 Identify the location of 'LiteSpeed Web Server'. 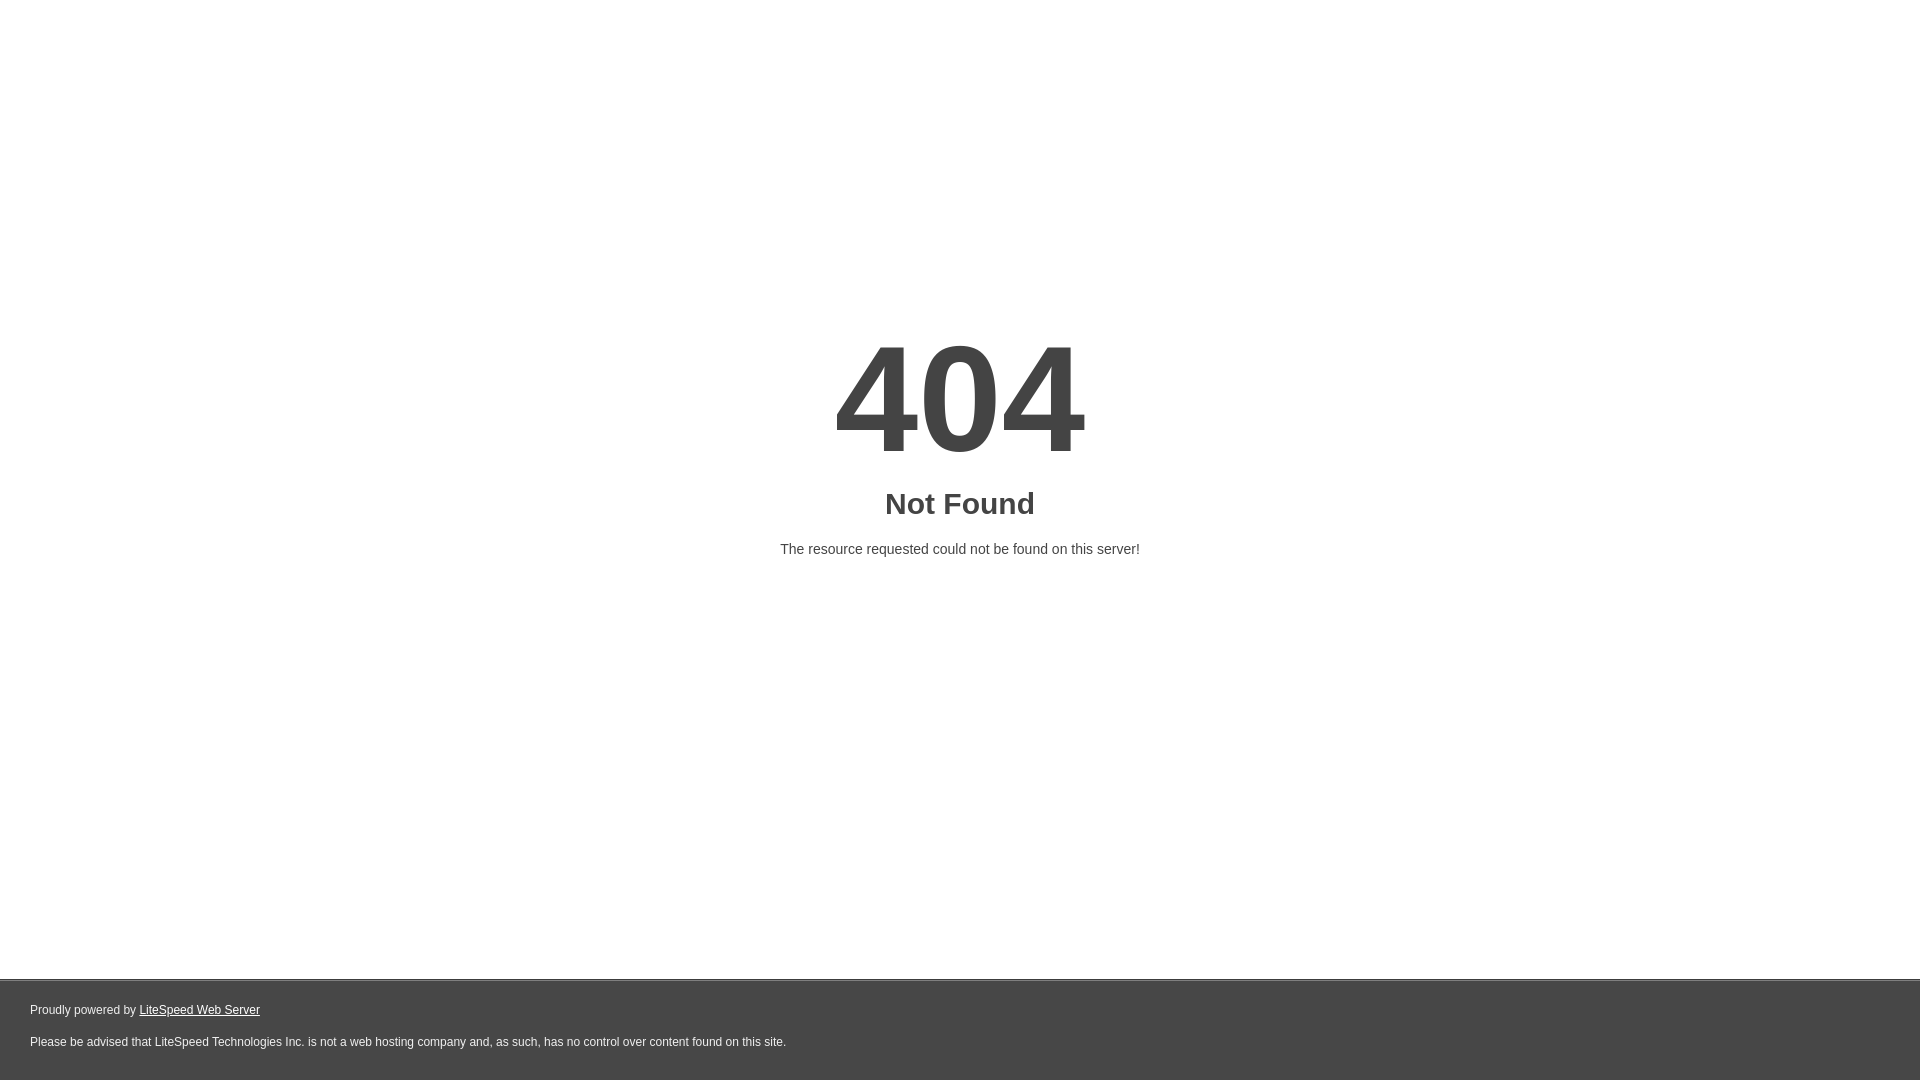
(199, 1010).